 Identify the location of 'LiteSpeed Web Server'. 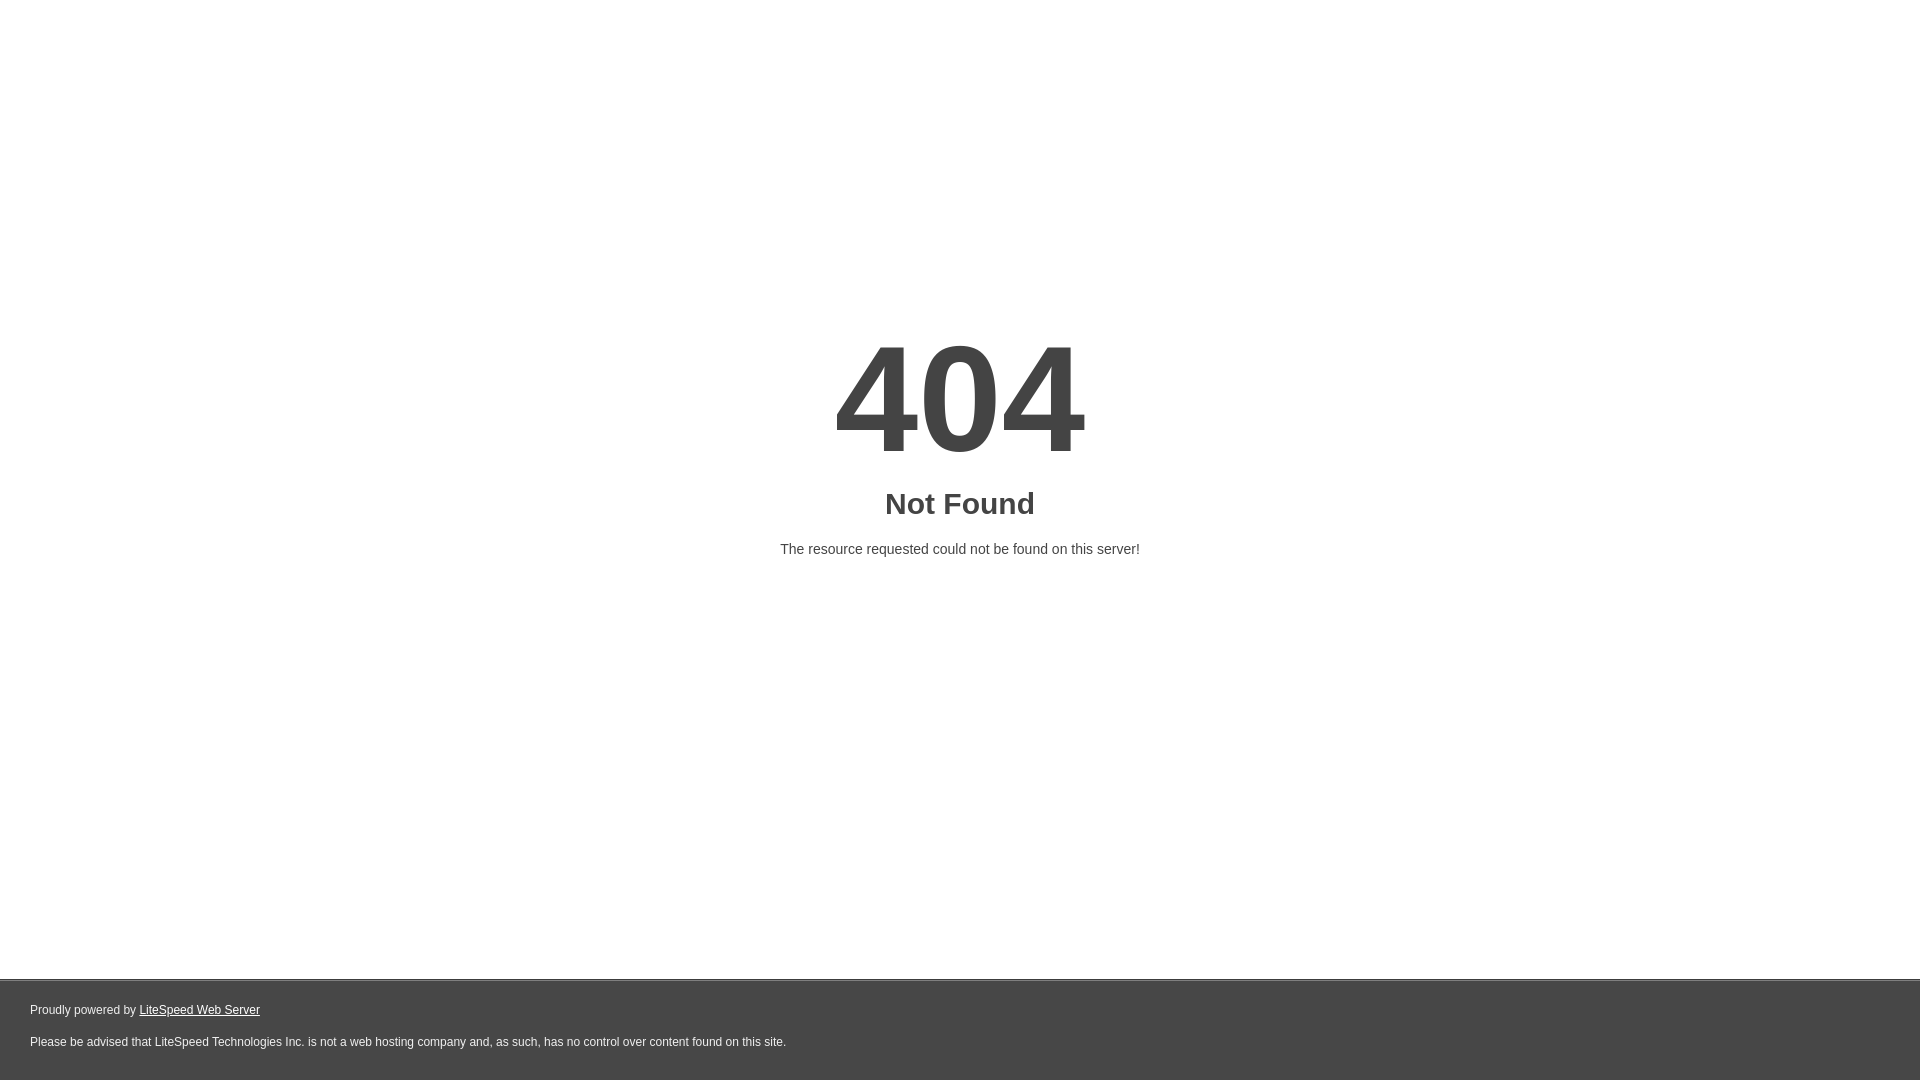
(199, 1010).